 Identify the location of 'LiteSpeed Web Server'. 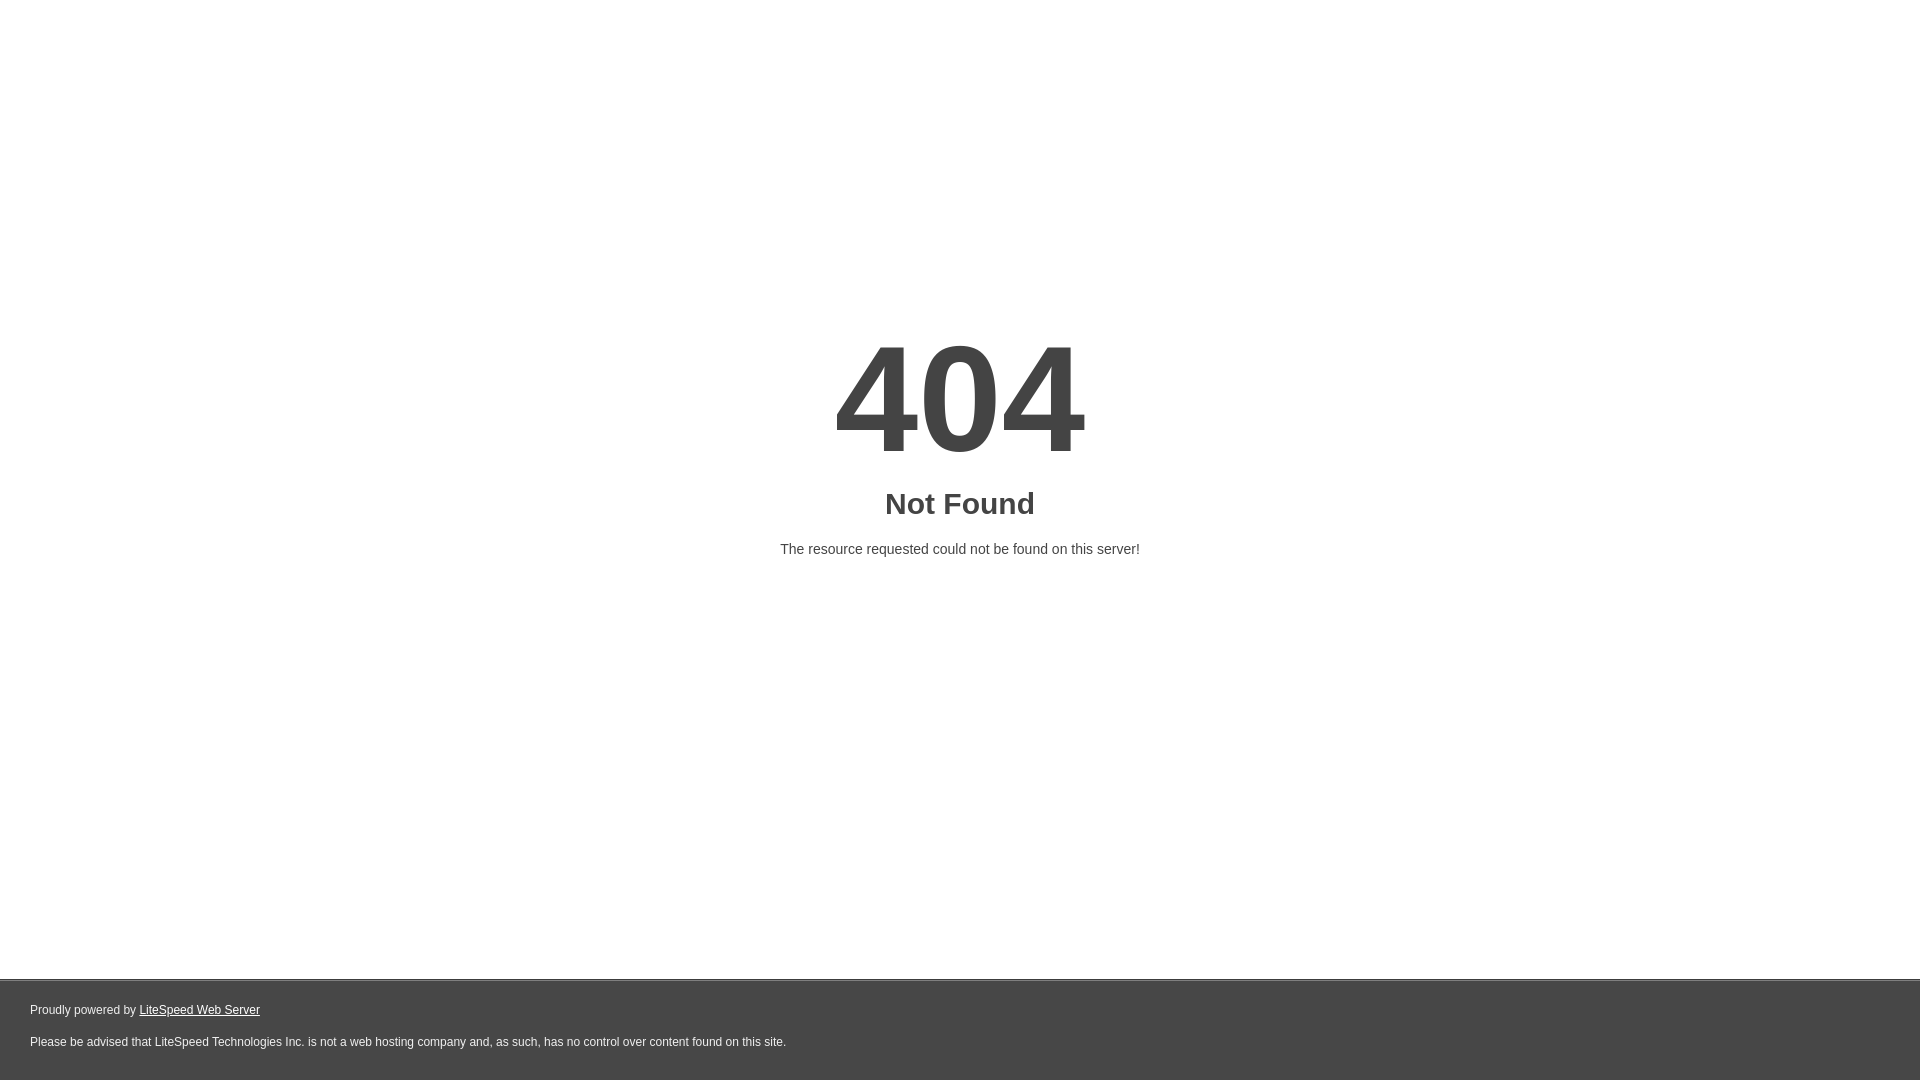
(199, 1010).